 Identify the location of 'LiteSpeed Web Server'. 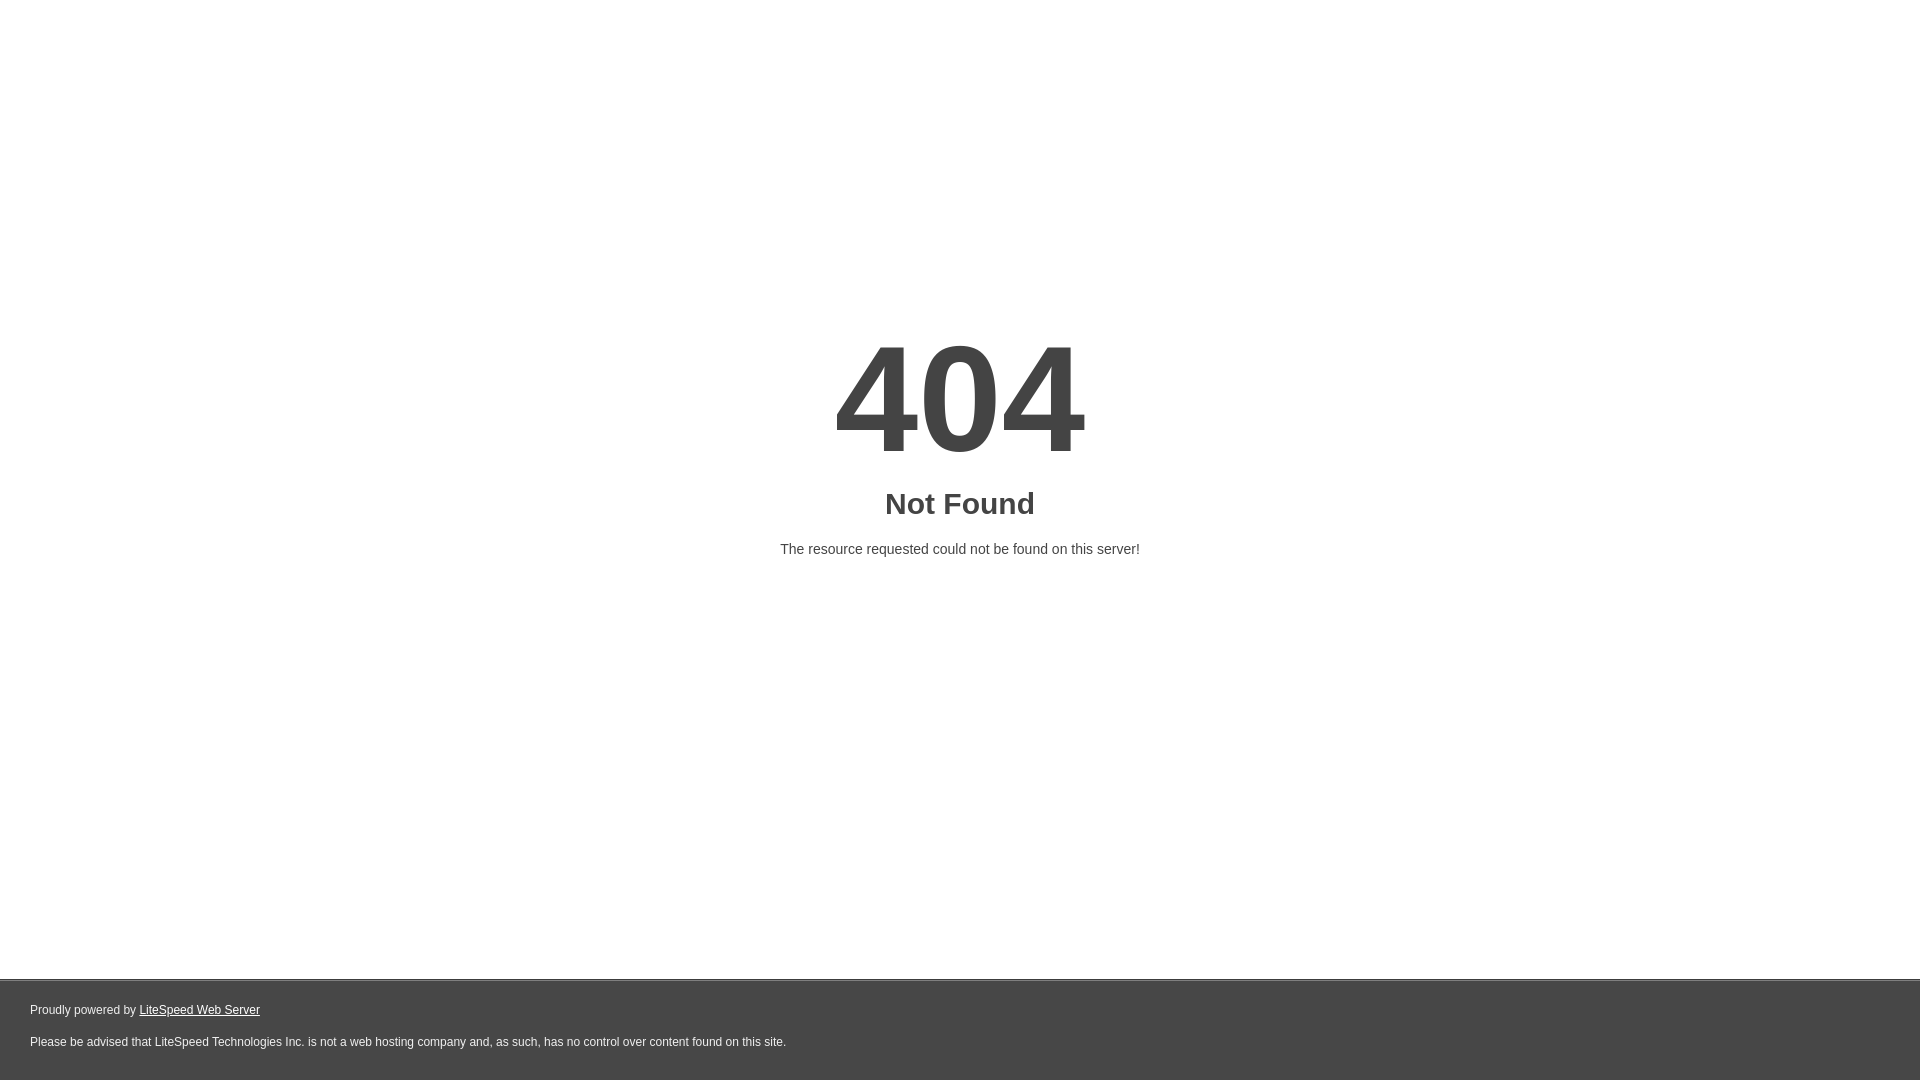
(199, 1010).